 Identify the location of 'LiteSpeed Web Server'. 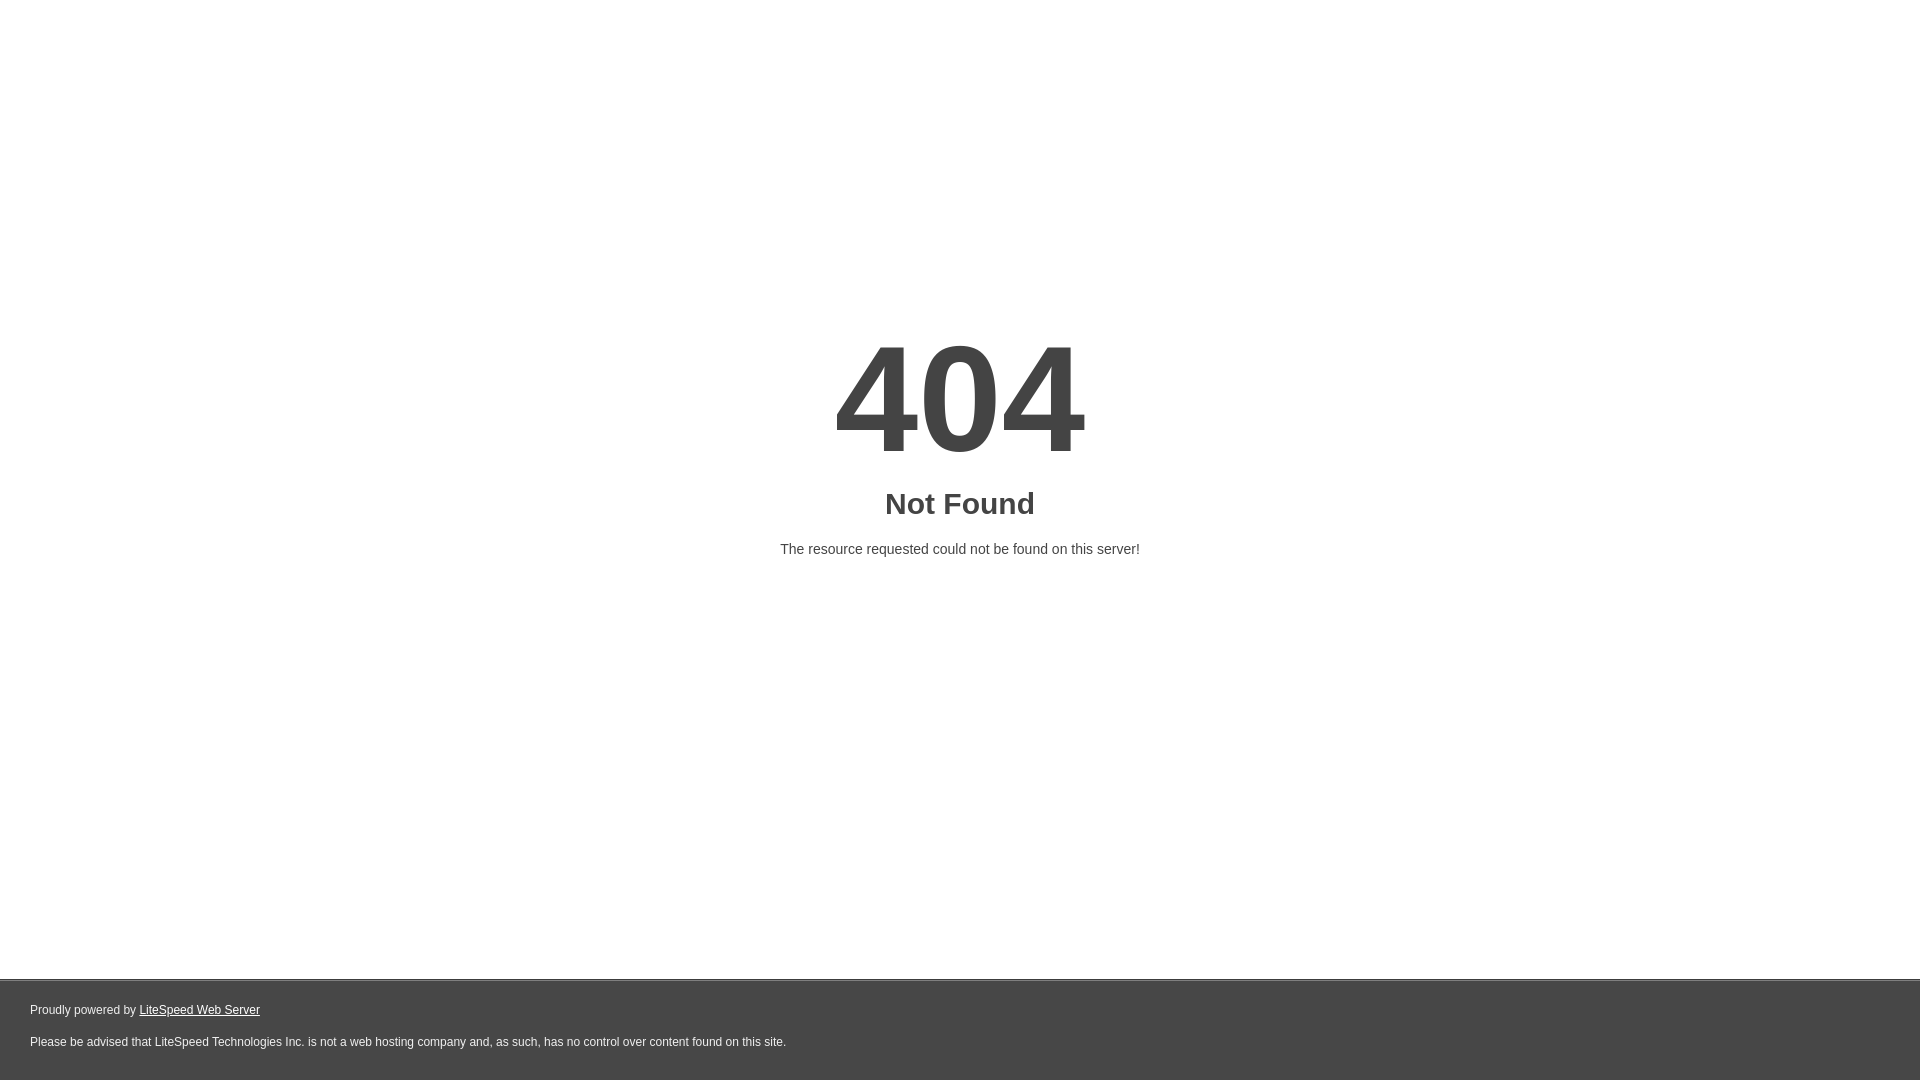
(199, 1010).